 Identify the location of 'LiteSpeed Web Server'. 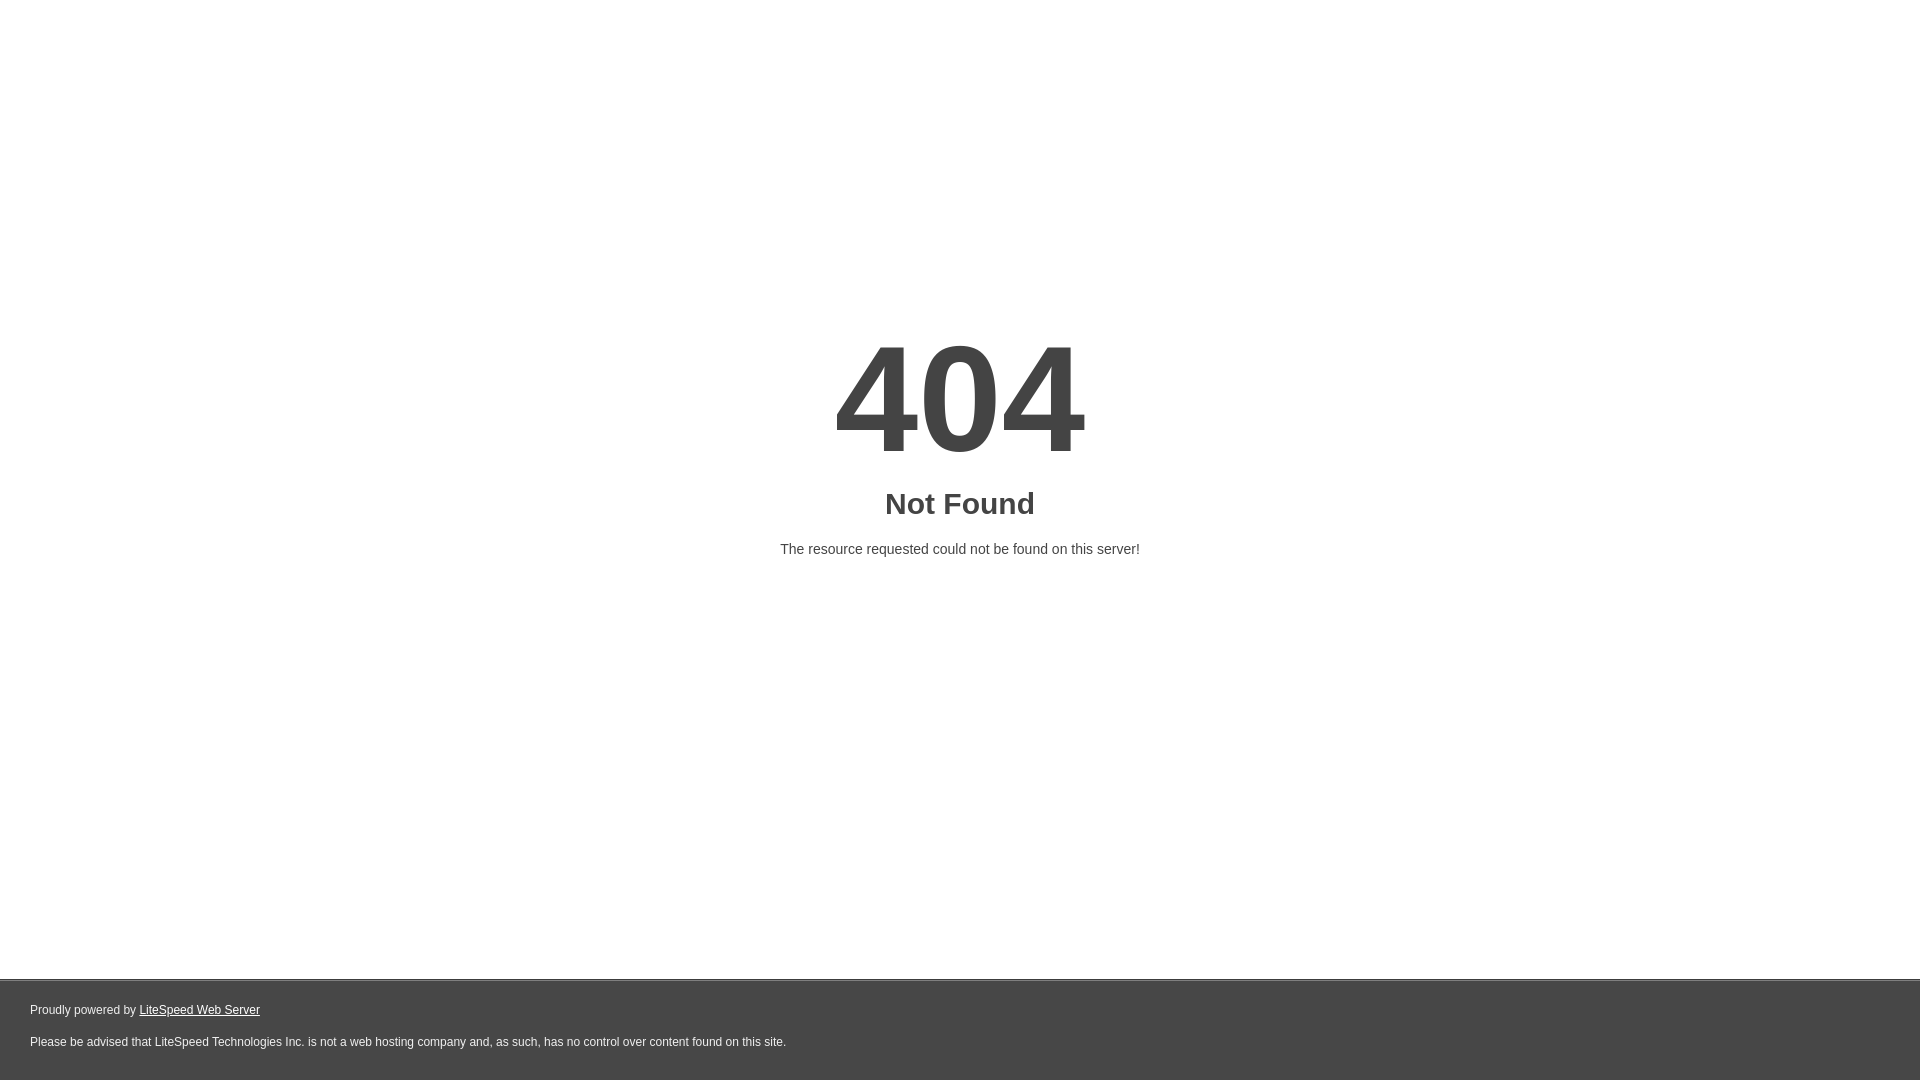
(199, 1010).